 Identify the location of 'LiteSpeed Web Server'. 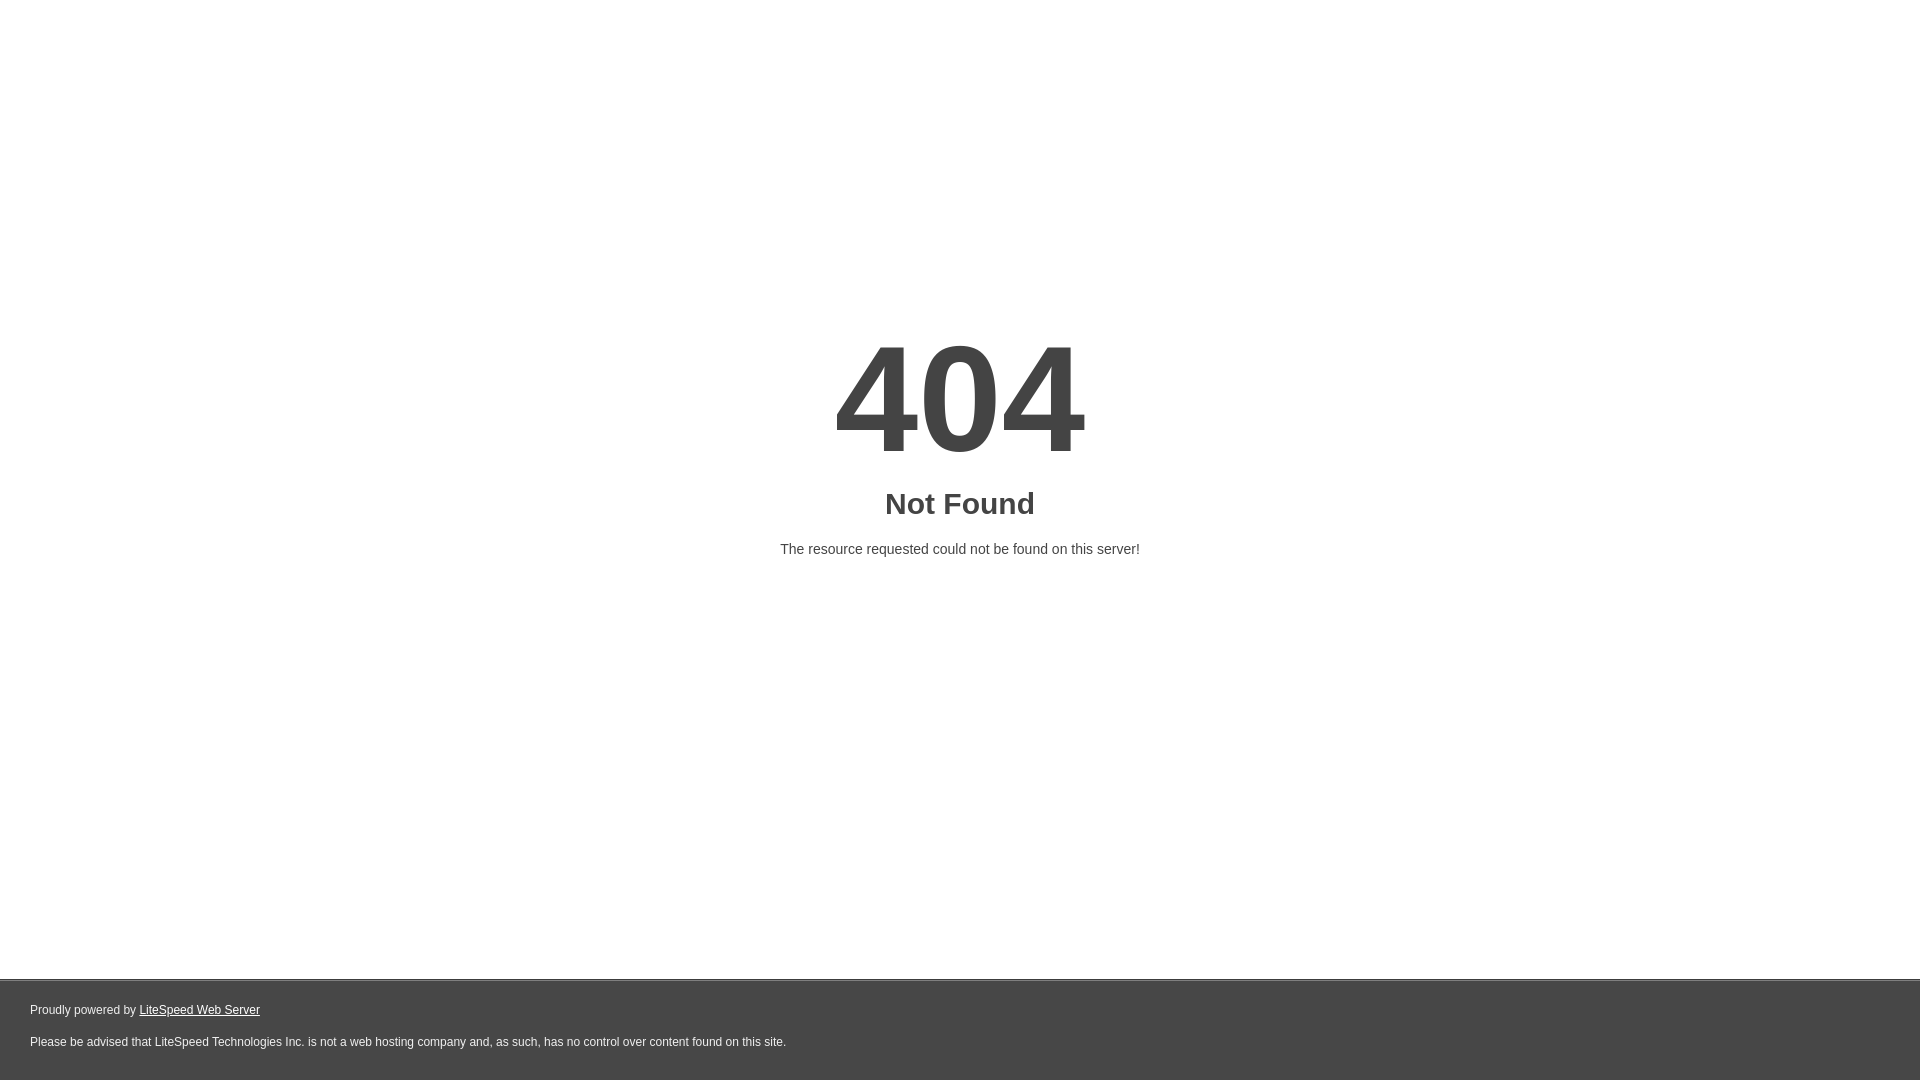
(199, 1010).